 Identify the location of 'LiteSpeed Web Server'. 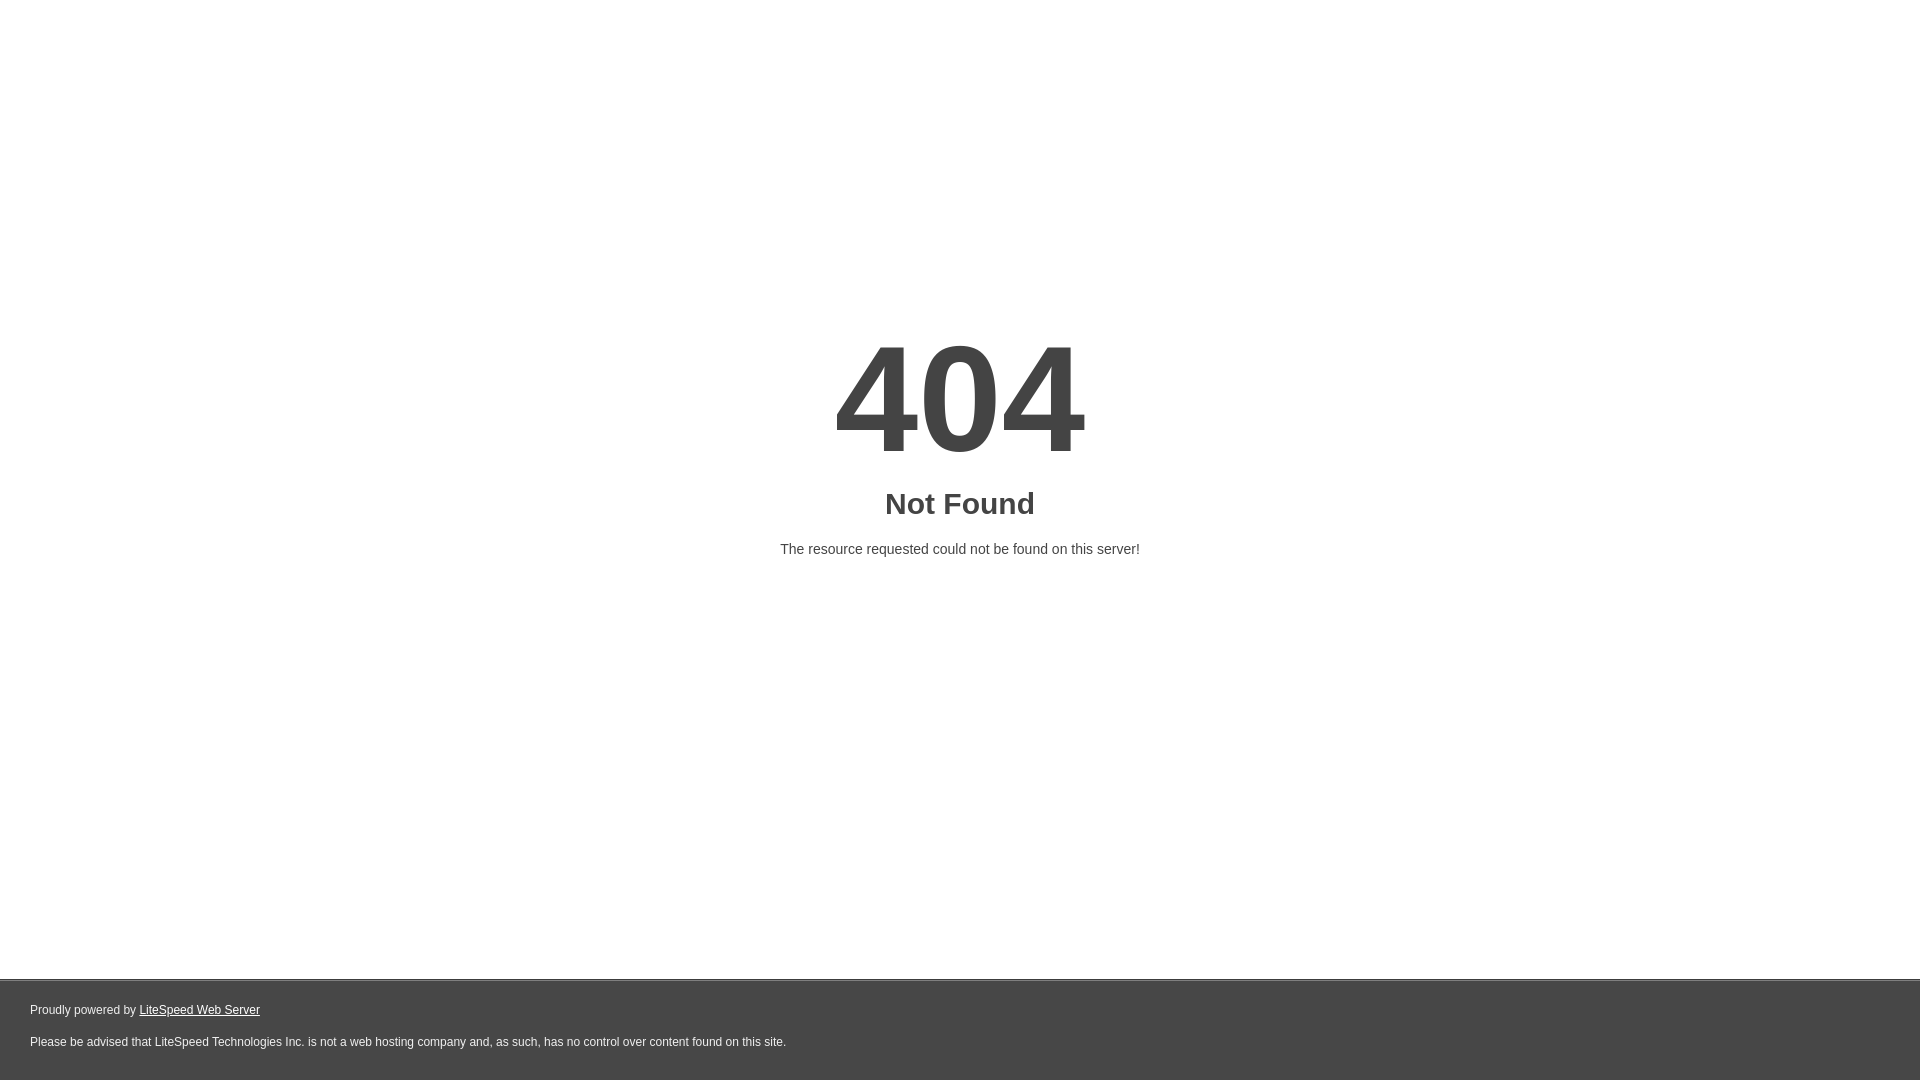
(199, 1010).